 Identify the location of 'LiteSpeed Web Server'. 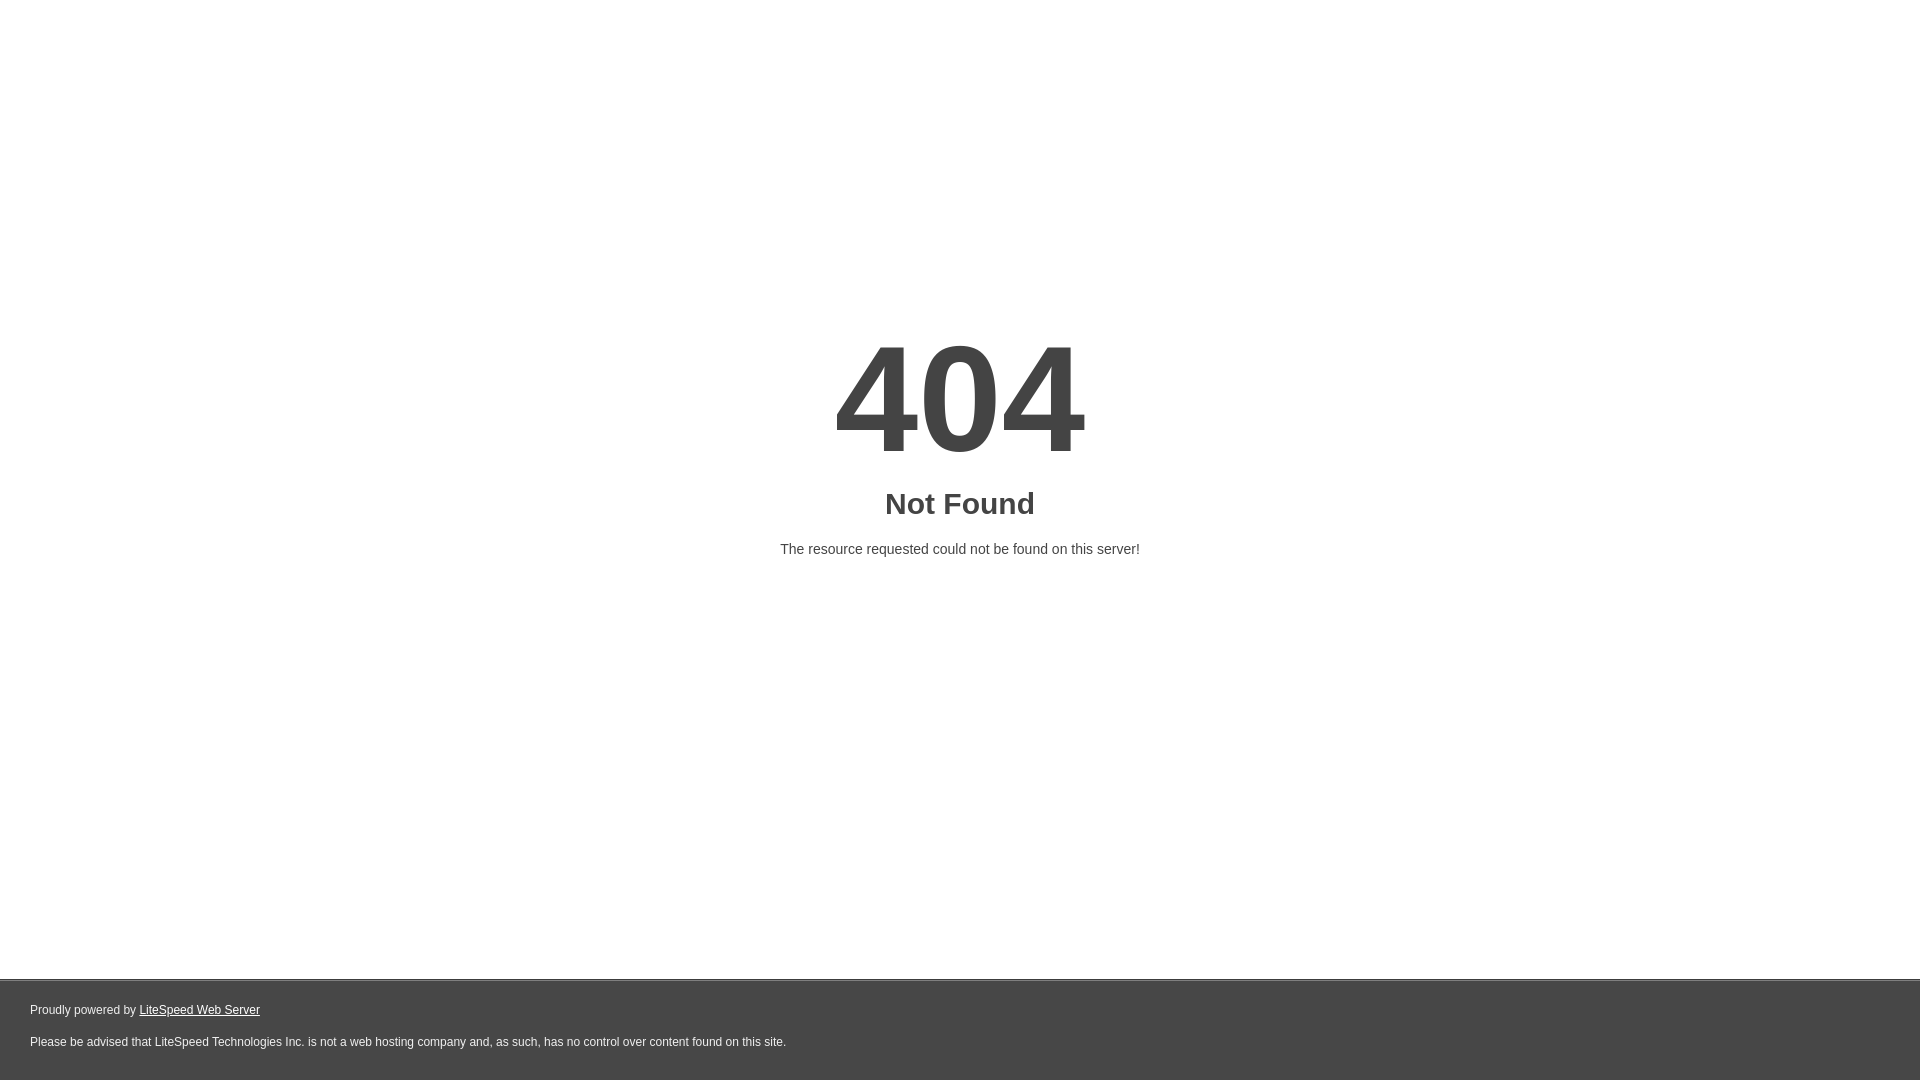
(199, 1010).